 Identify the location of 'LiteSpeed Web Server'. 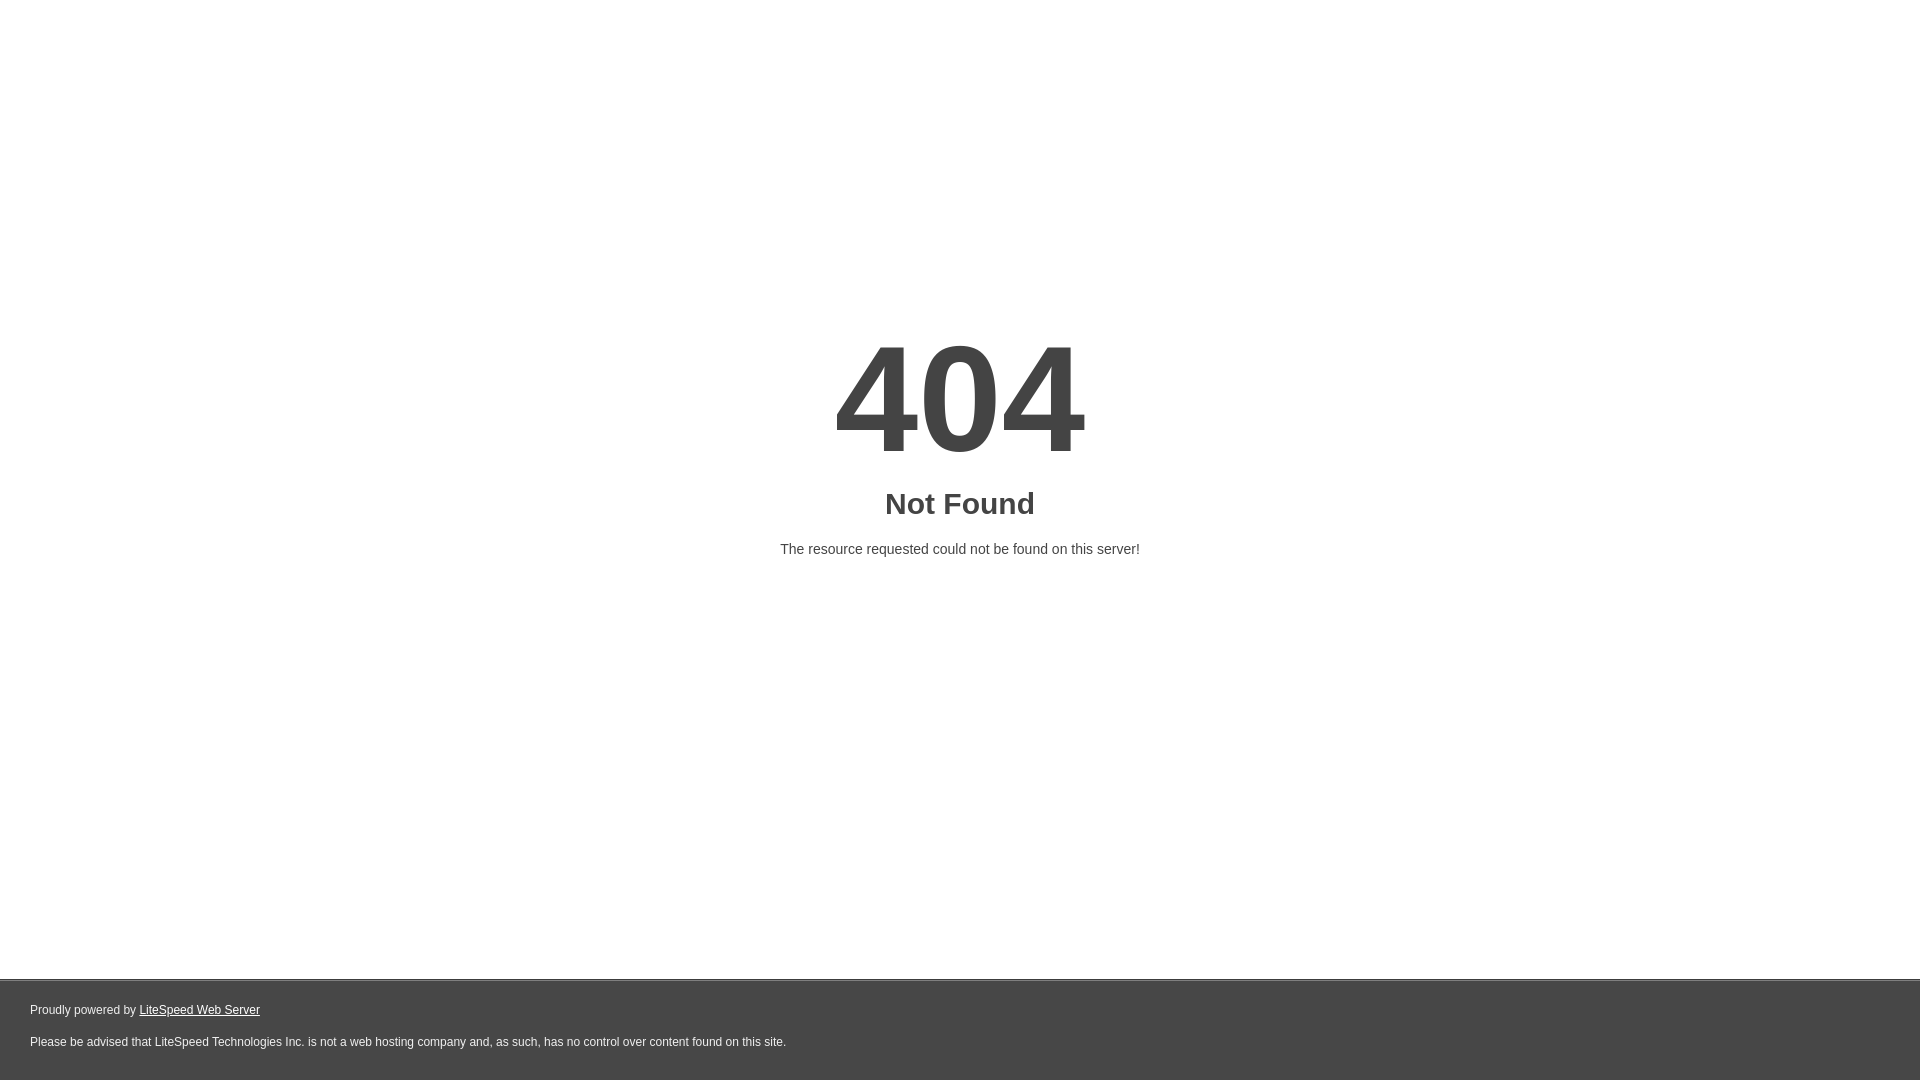
(199, 1010).